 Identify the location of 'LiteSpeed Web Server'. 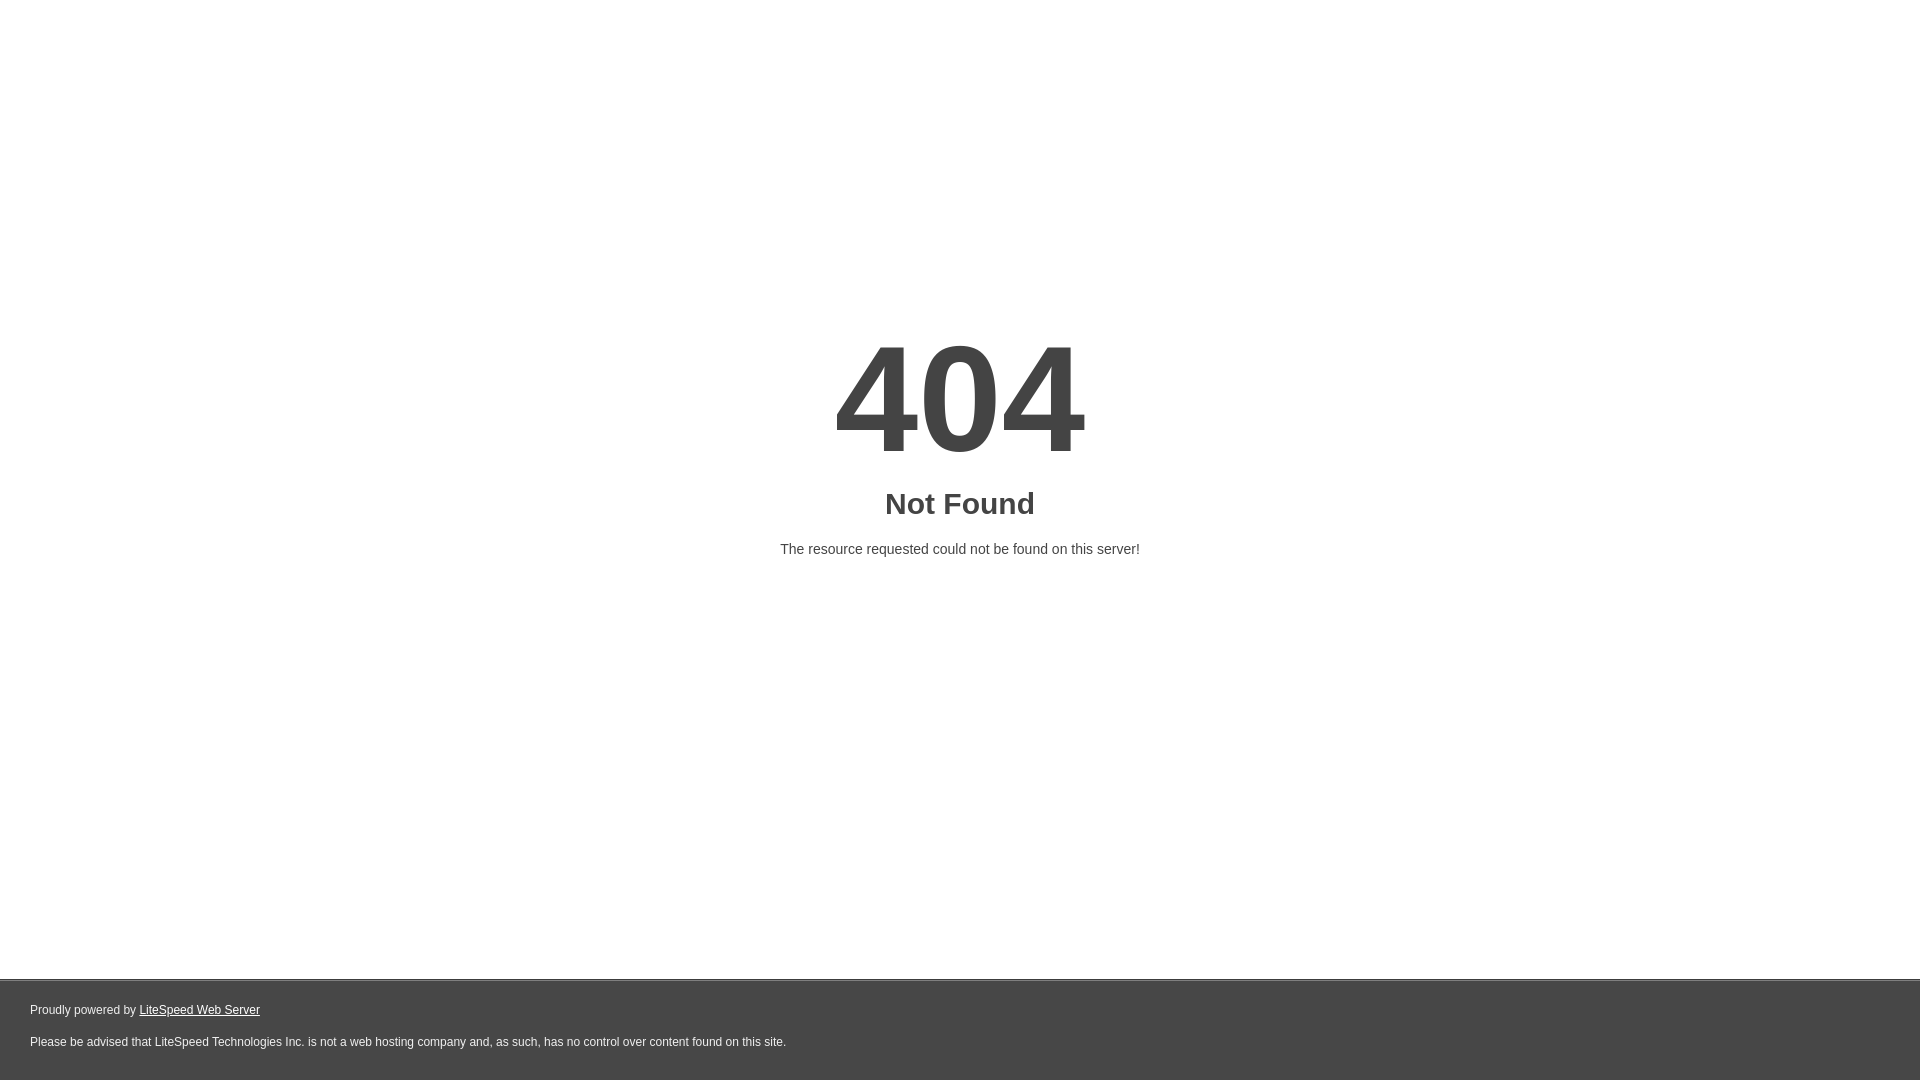
(199, 1010).